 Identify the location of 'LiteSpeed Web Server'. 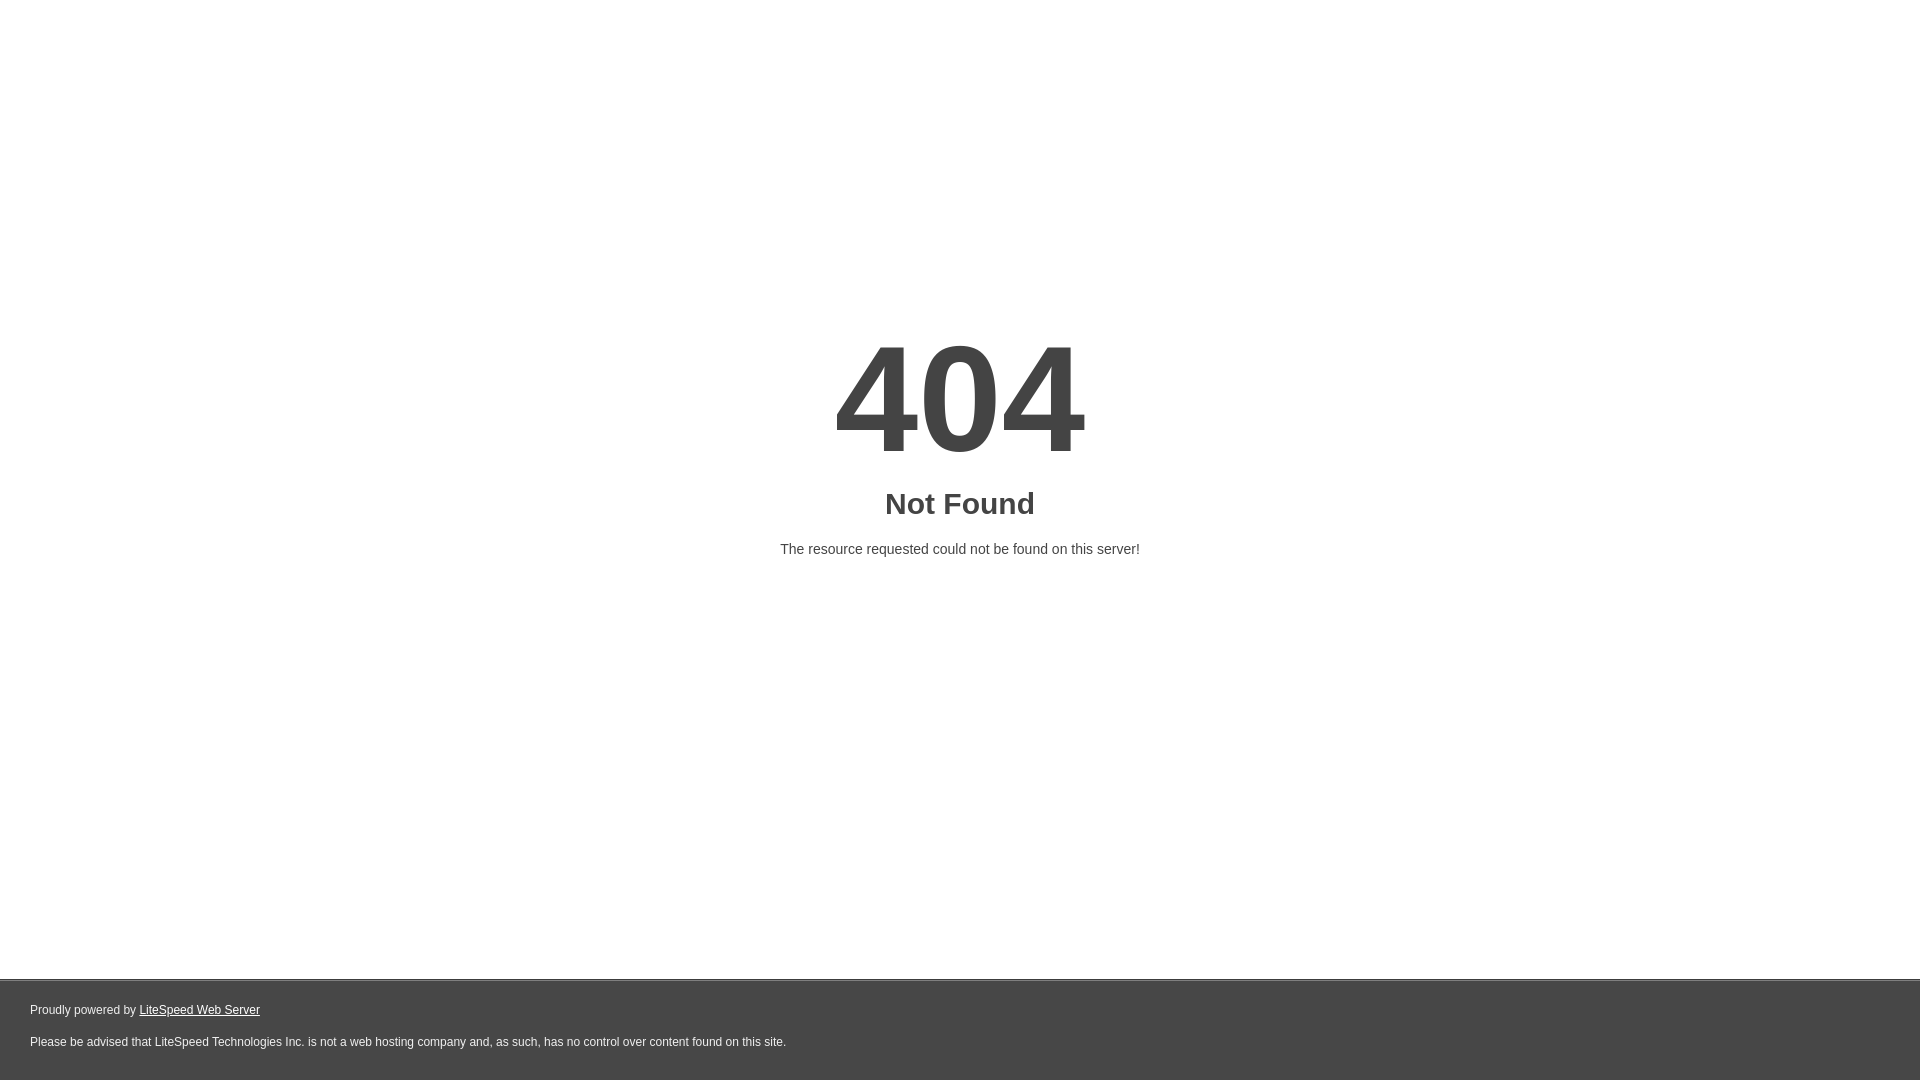
(199, 1010).